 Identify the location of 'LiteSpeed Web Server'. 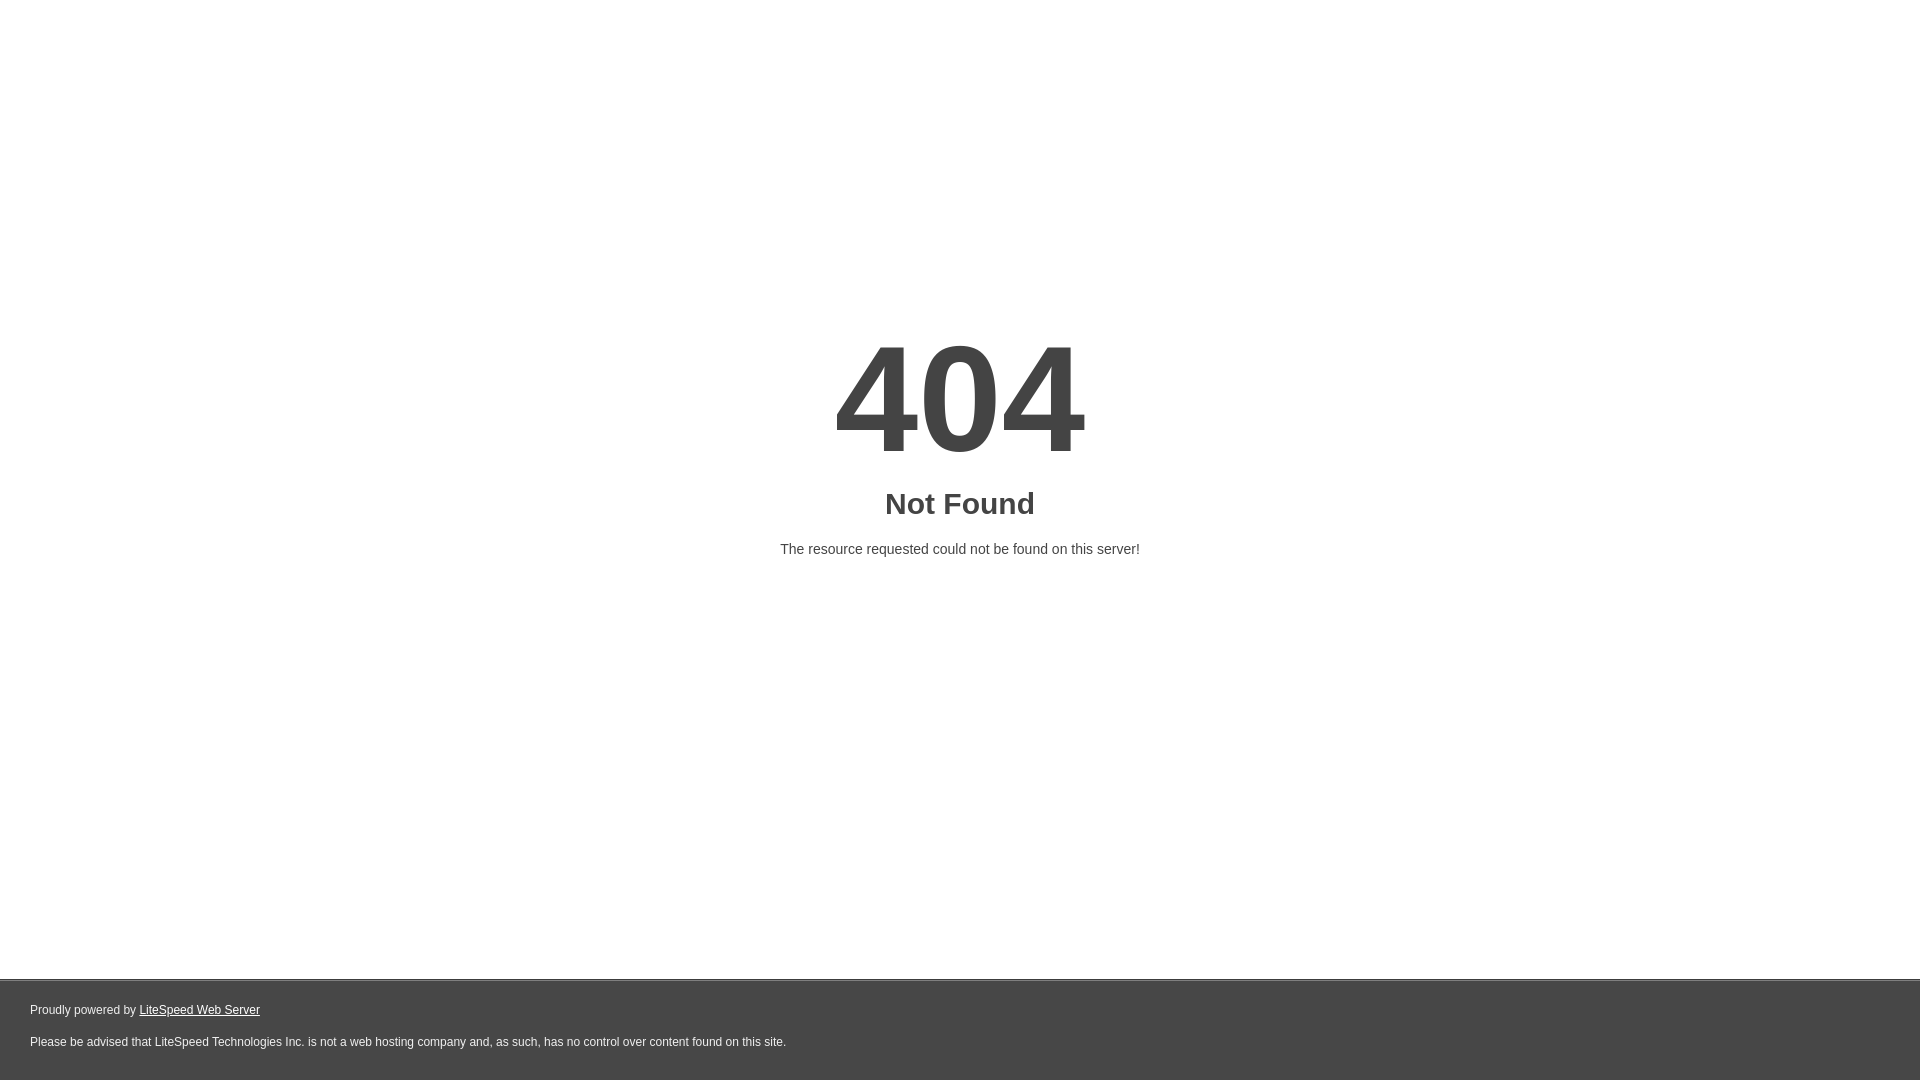
(199, 1010).